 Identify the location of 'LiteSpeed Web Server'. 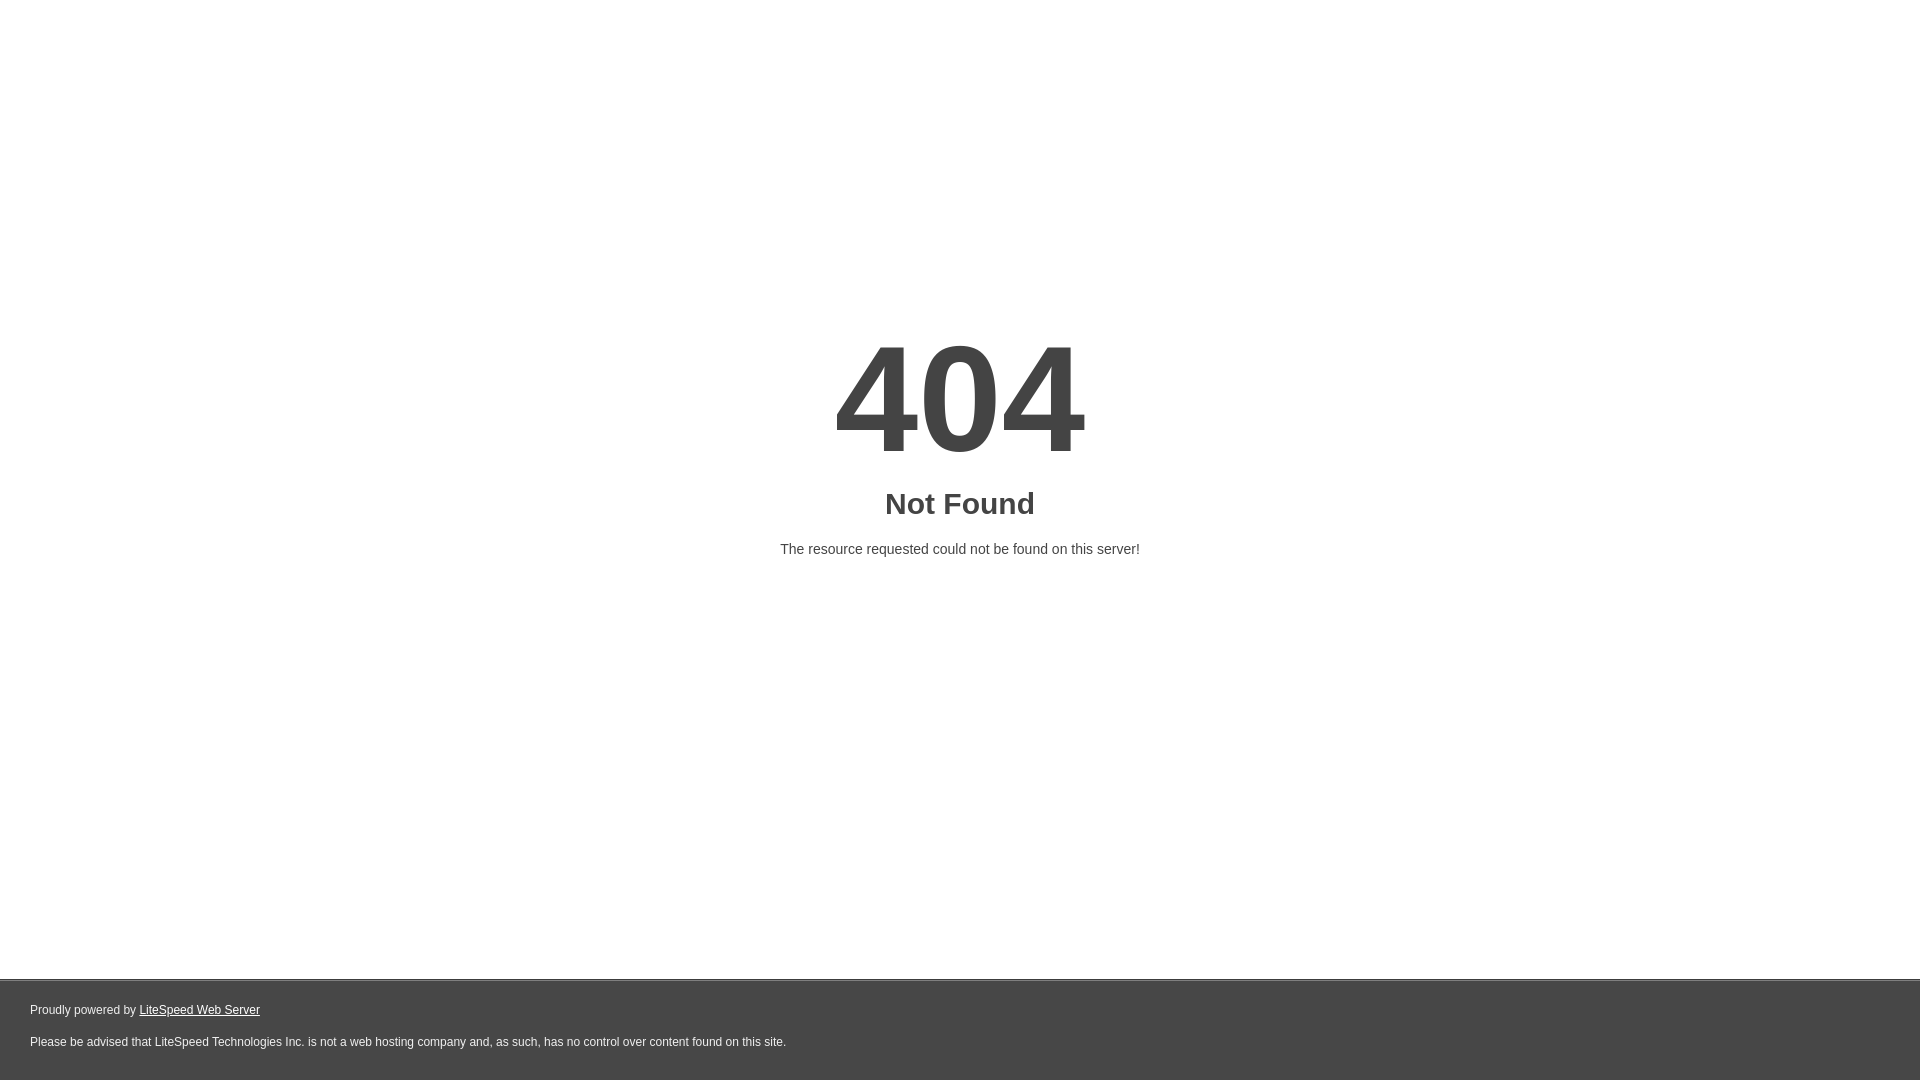
(199, 1010).